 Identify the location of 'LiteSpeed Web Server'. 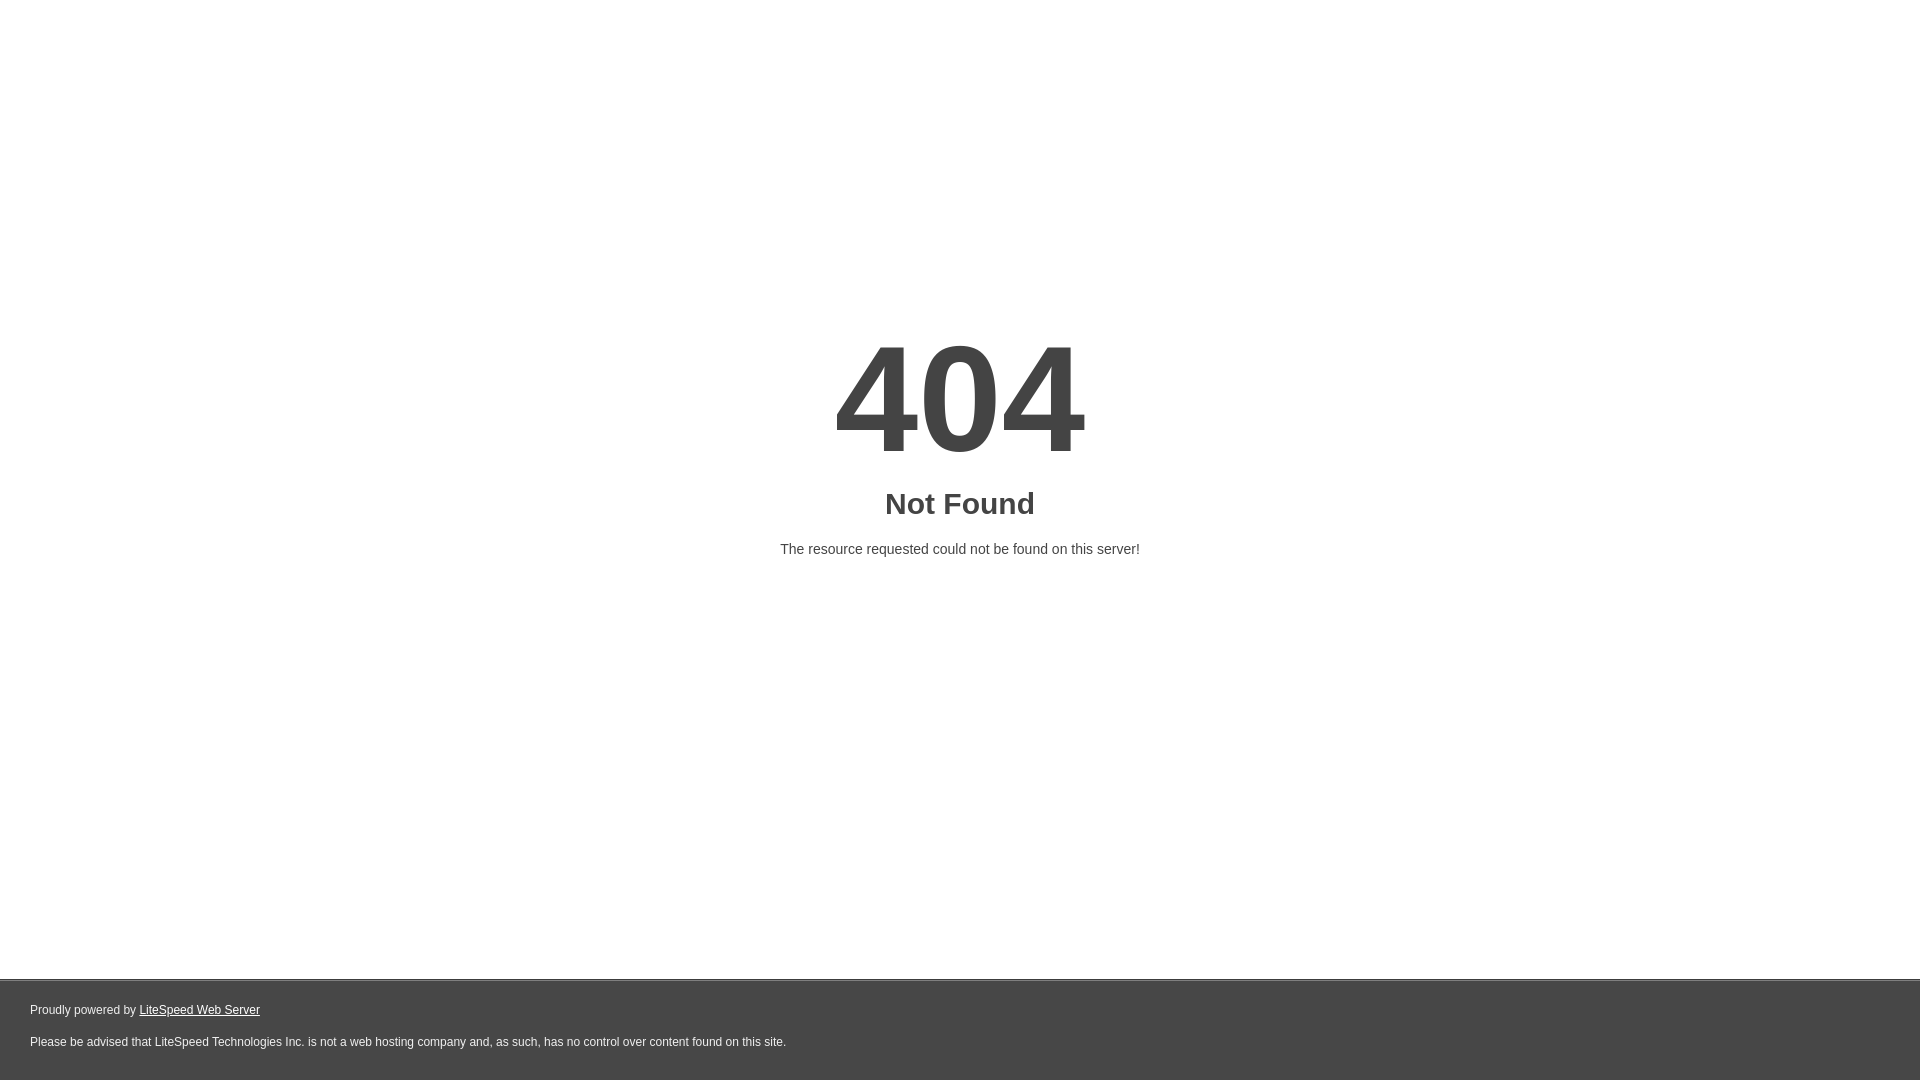
(199, 1010).